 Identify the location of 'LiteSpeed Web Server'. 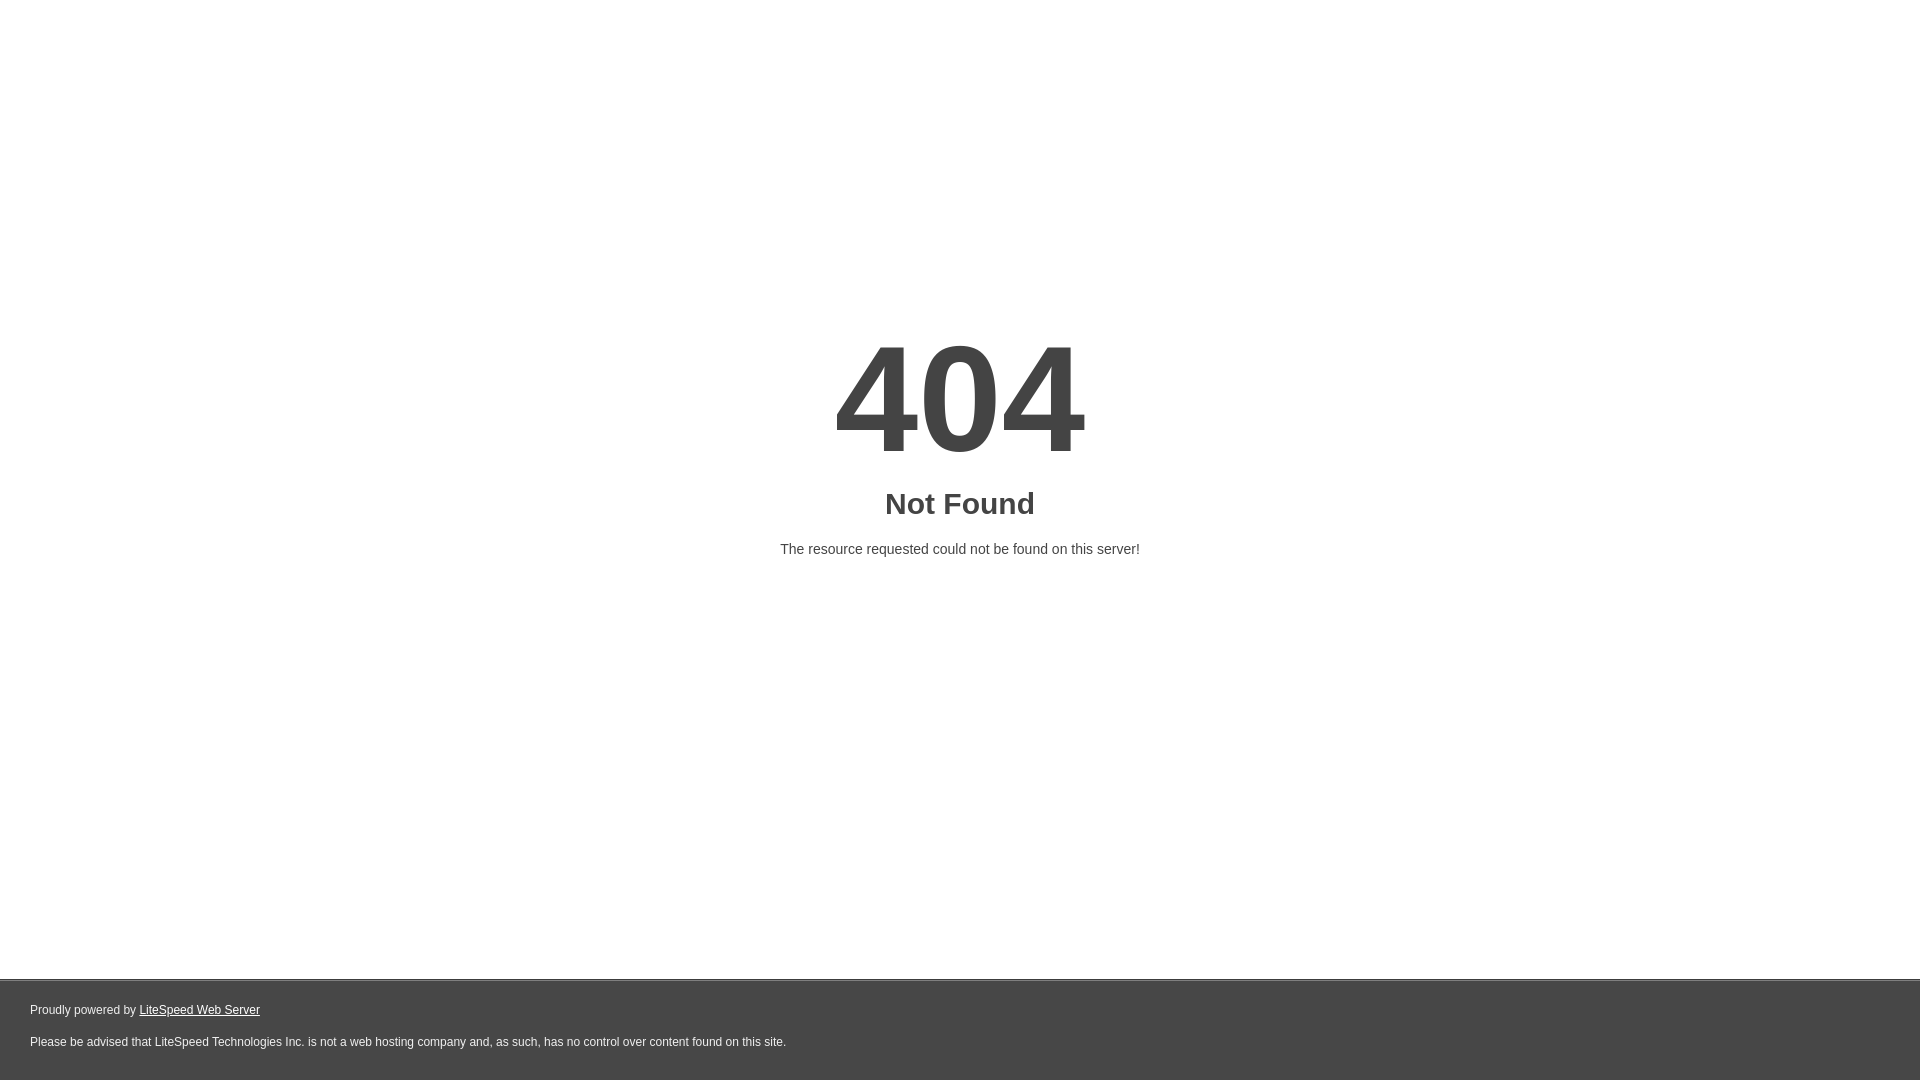
(199, 1010).